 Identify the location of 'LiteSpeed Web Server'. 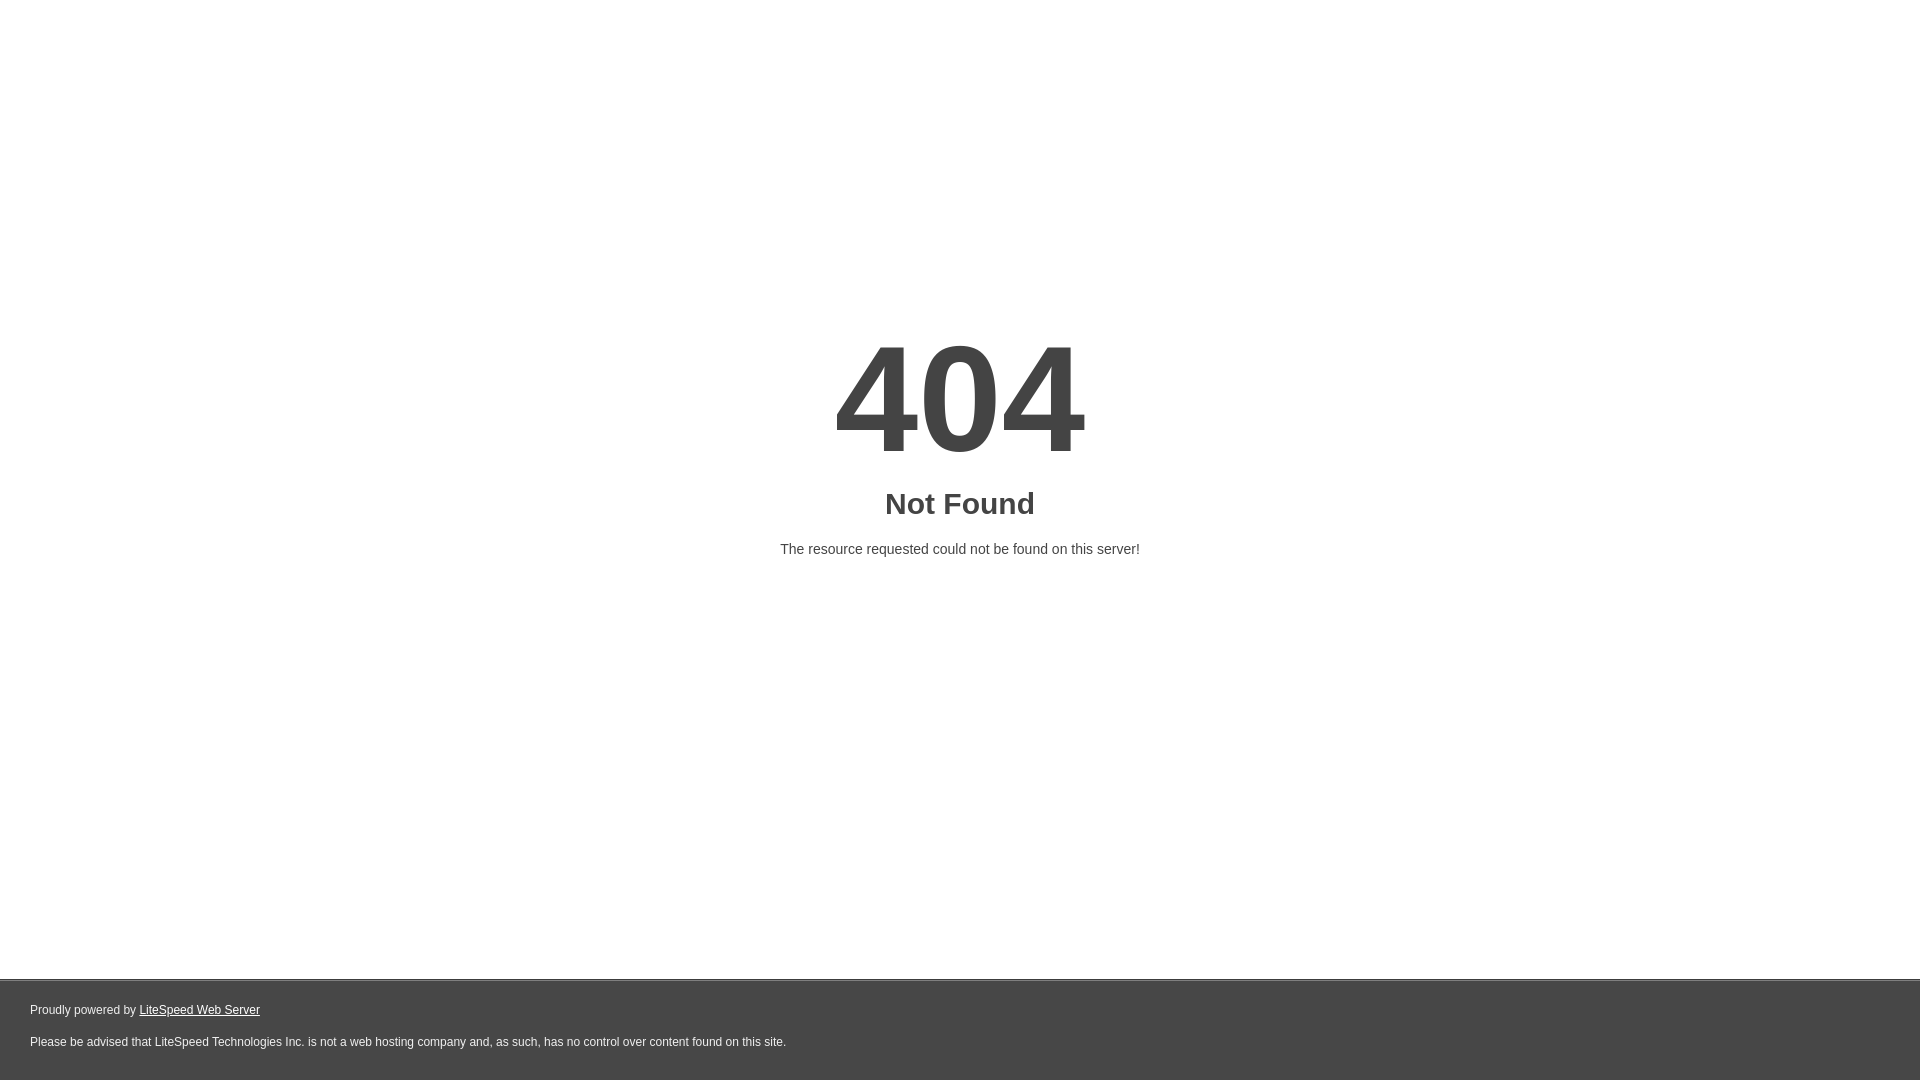
(199, 1010).